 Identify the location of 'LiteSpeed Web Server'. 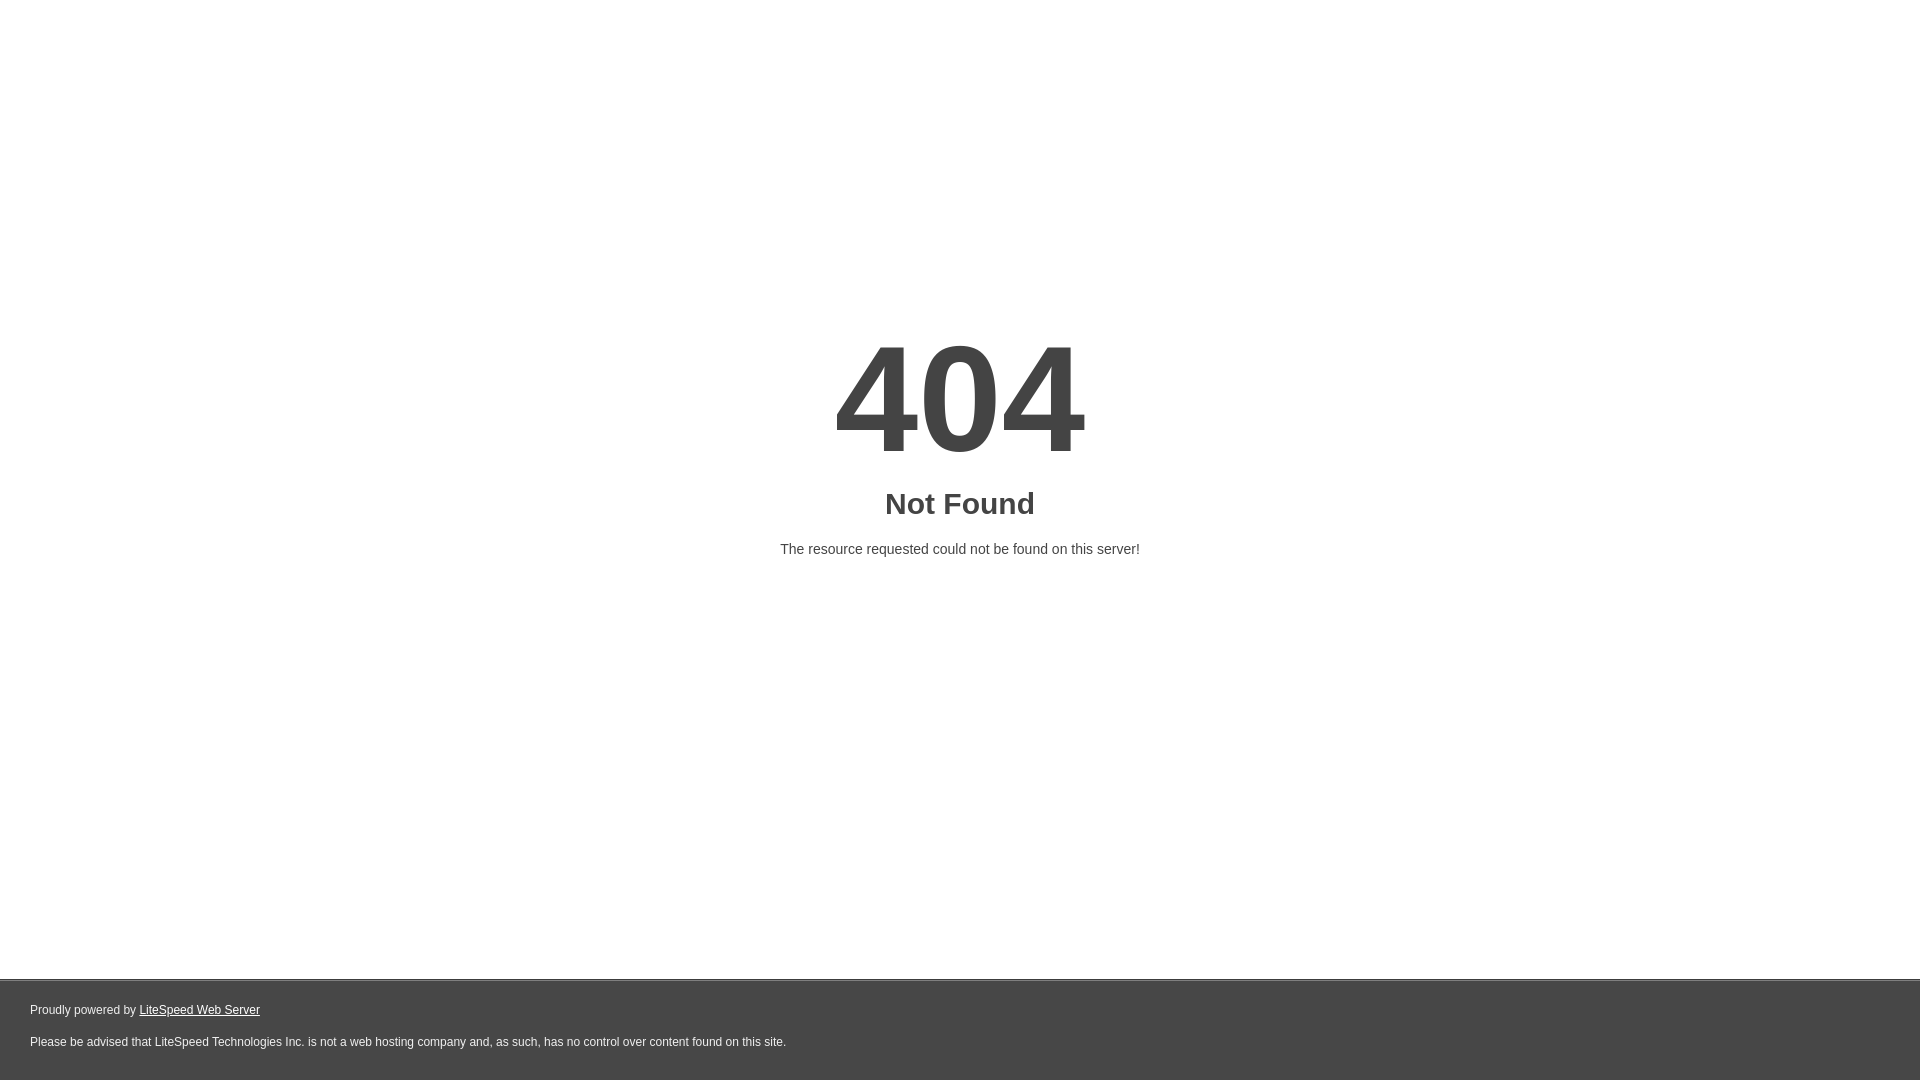
(199, 1010).